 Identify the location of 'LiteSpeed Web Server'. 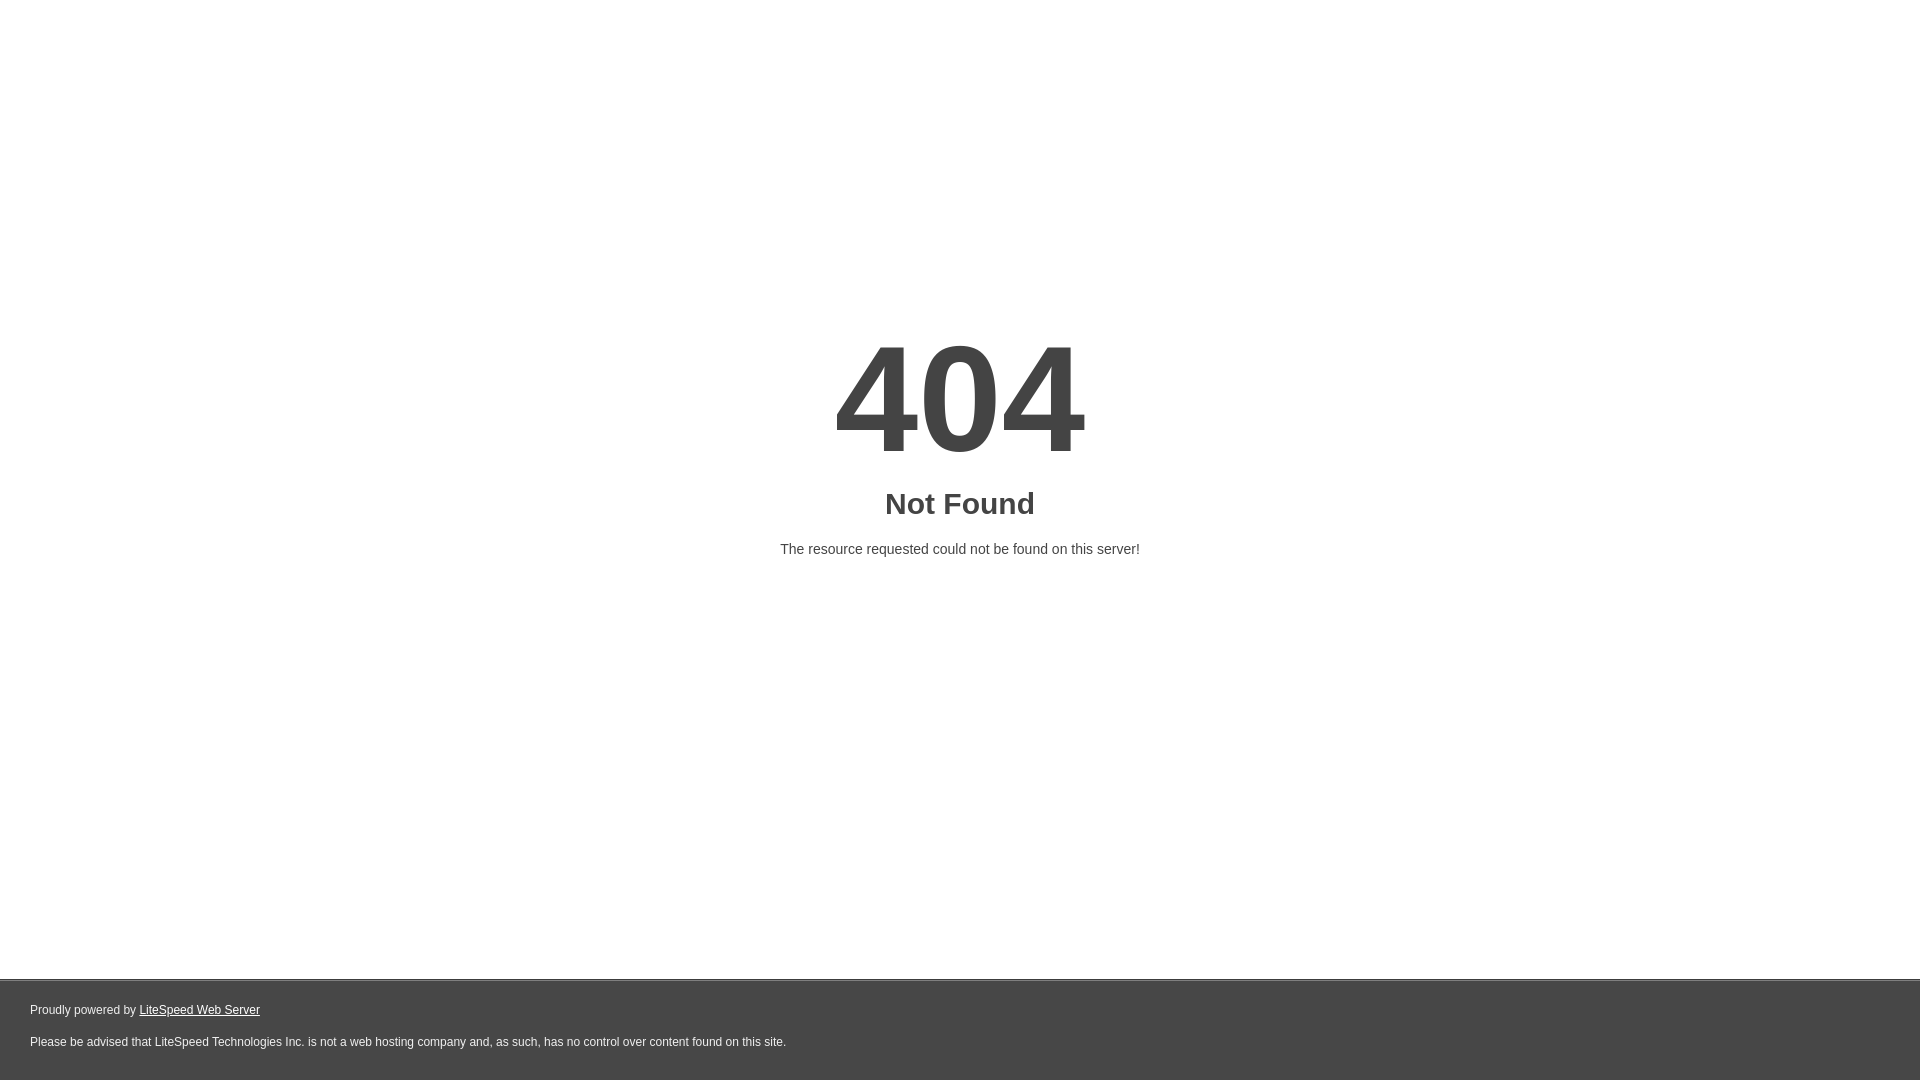
(199, 1010).